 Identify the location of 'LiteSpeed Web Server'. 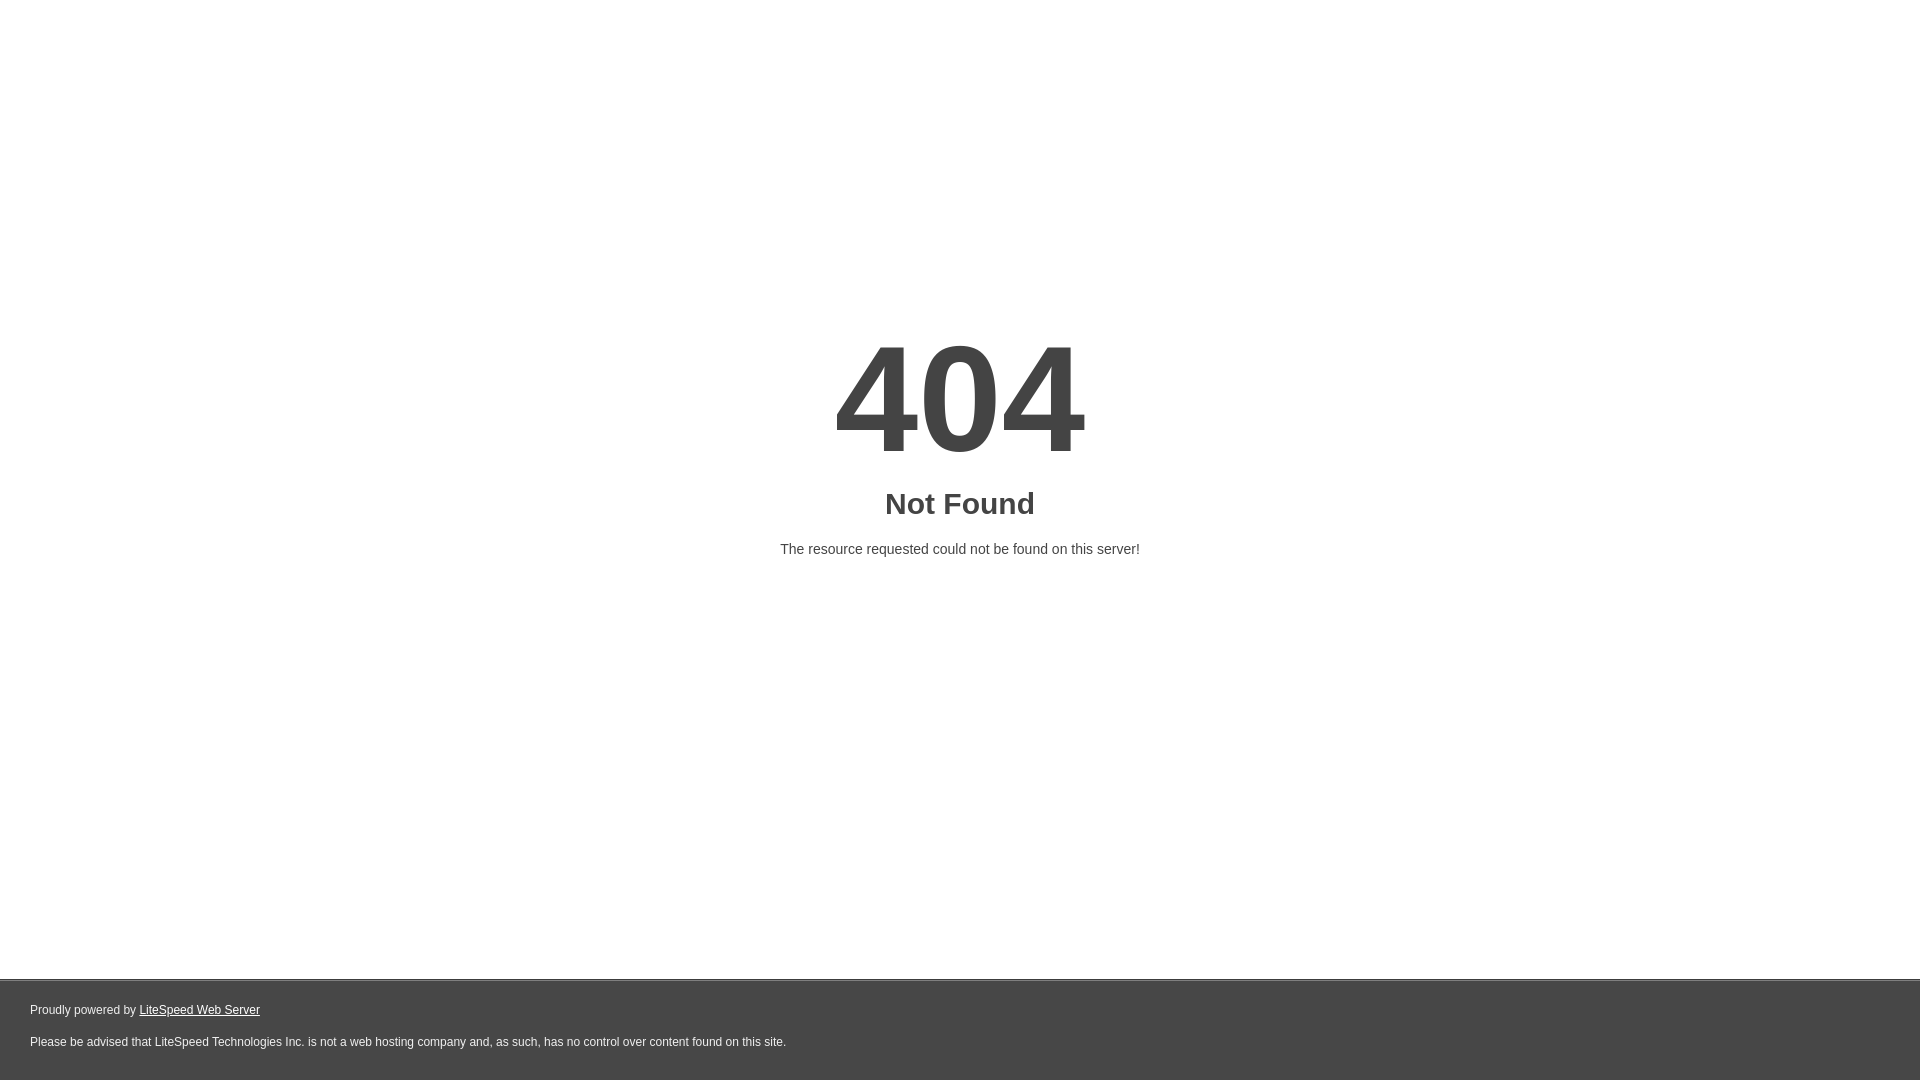
(199, 1010).